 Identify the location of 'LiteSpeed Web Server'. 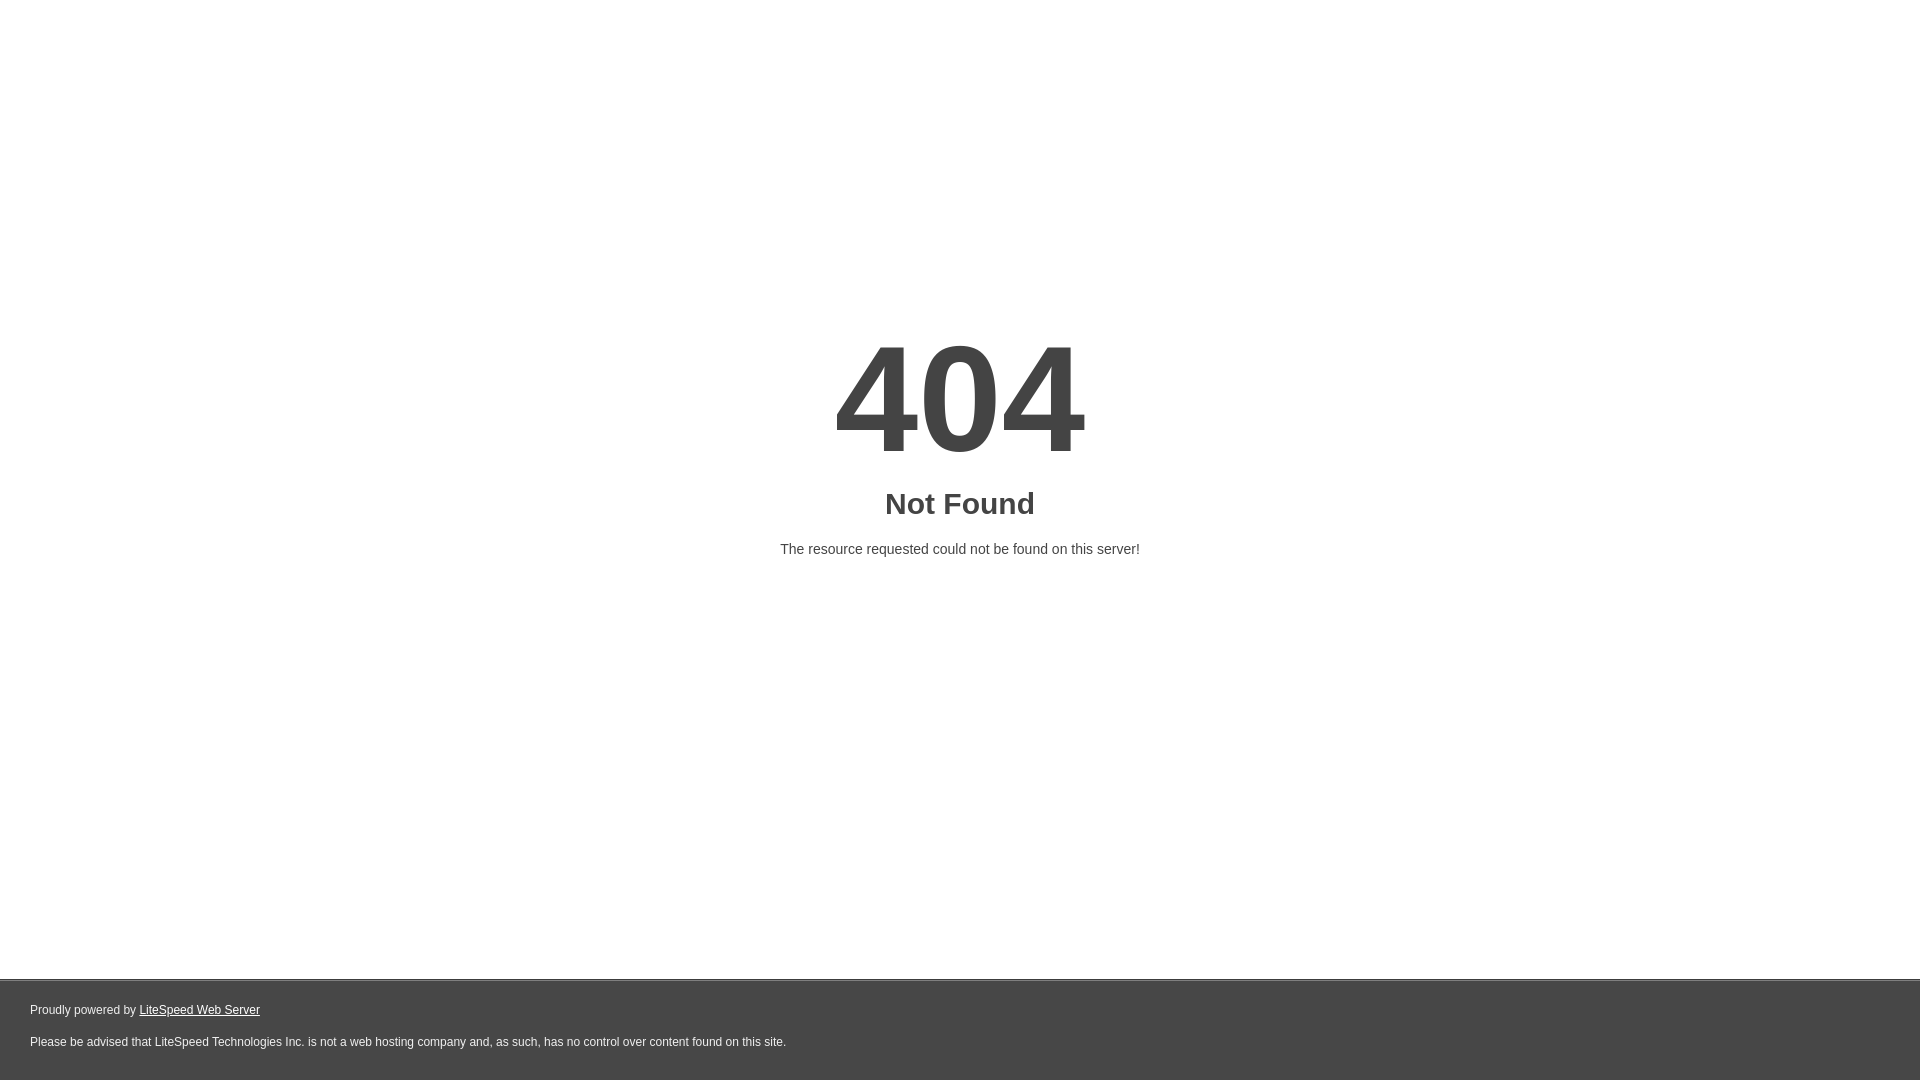
(199, 1010).